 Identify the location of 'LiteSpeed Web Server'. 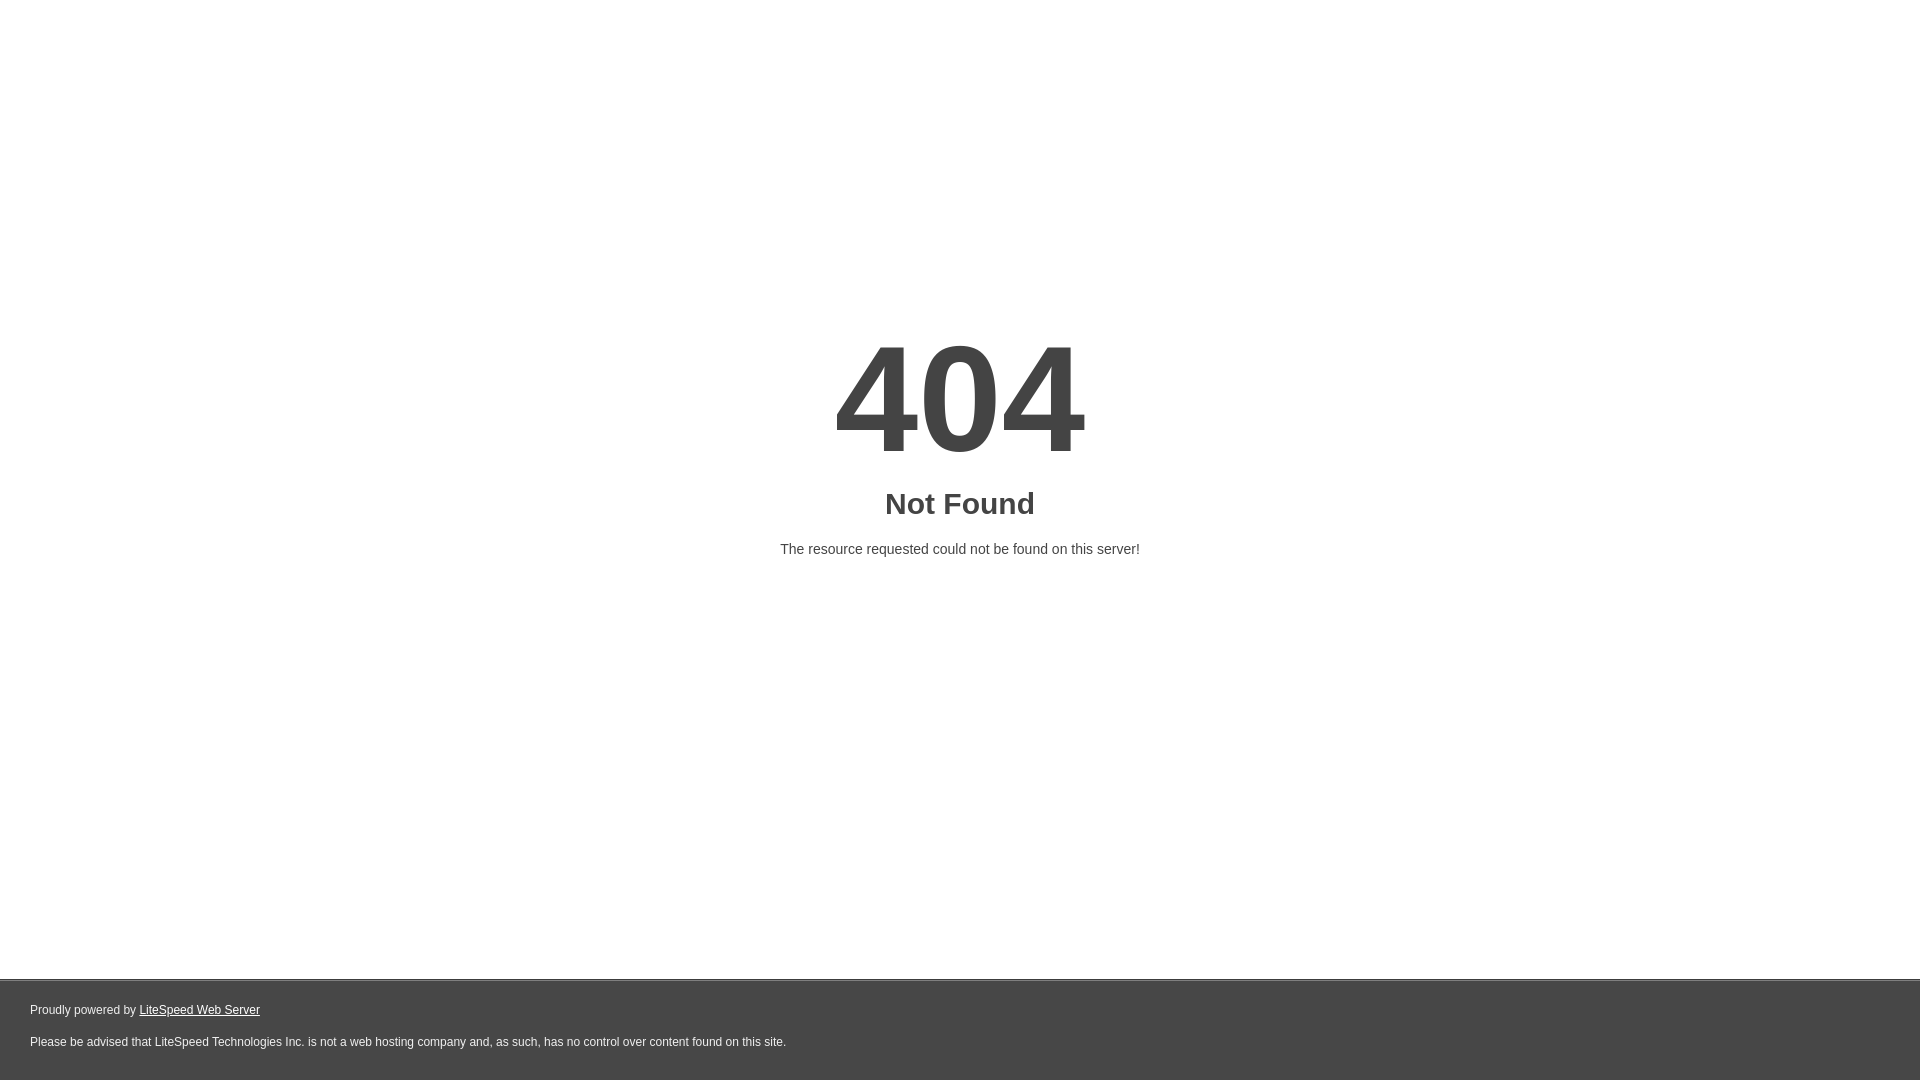
(199, 1010).